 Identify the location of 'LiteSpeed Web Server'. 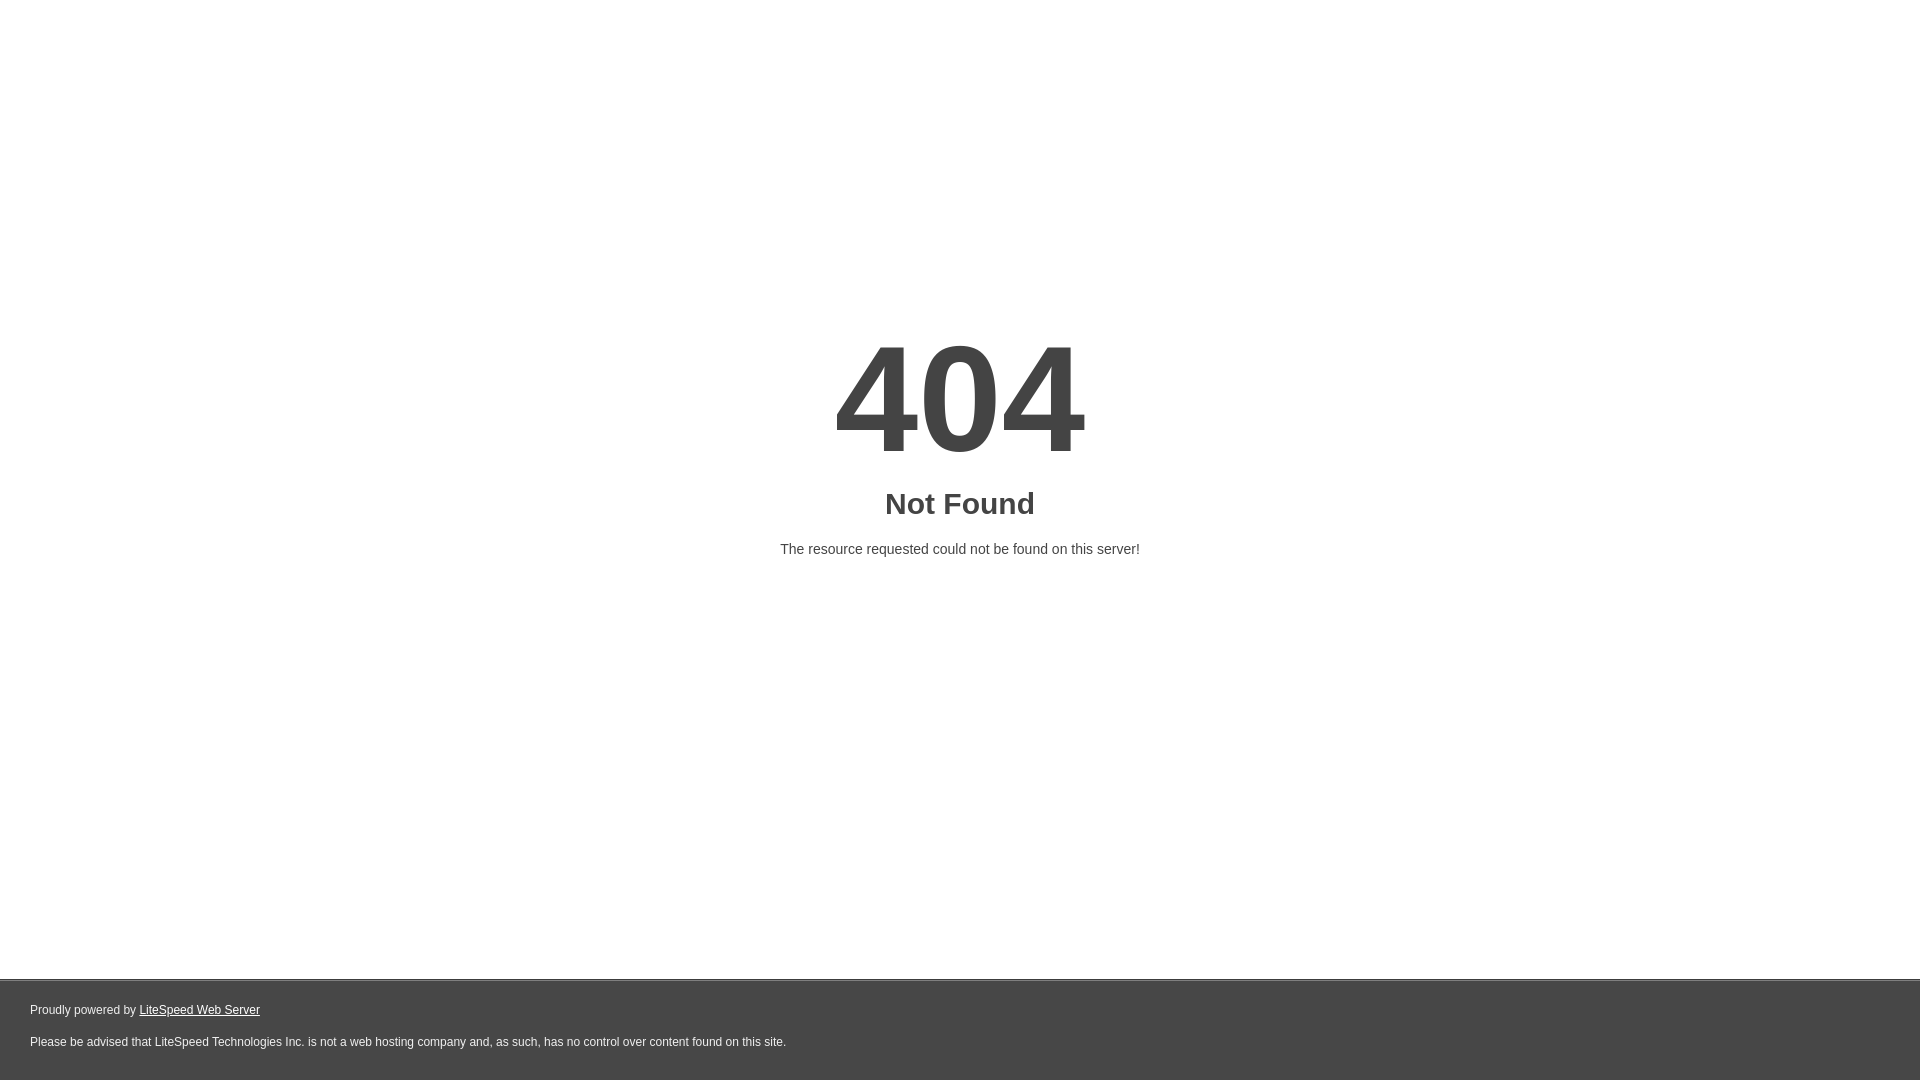
(199, 1010).